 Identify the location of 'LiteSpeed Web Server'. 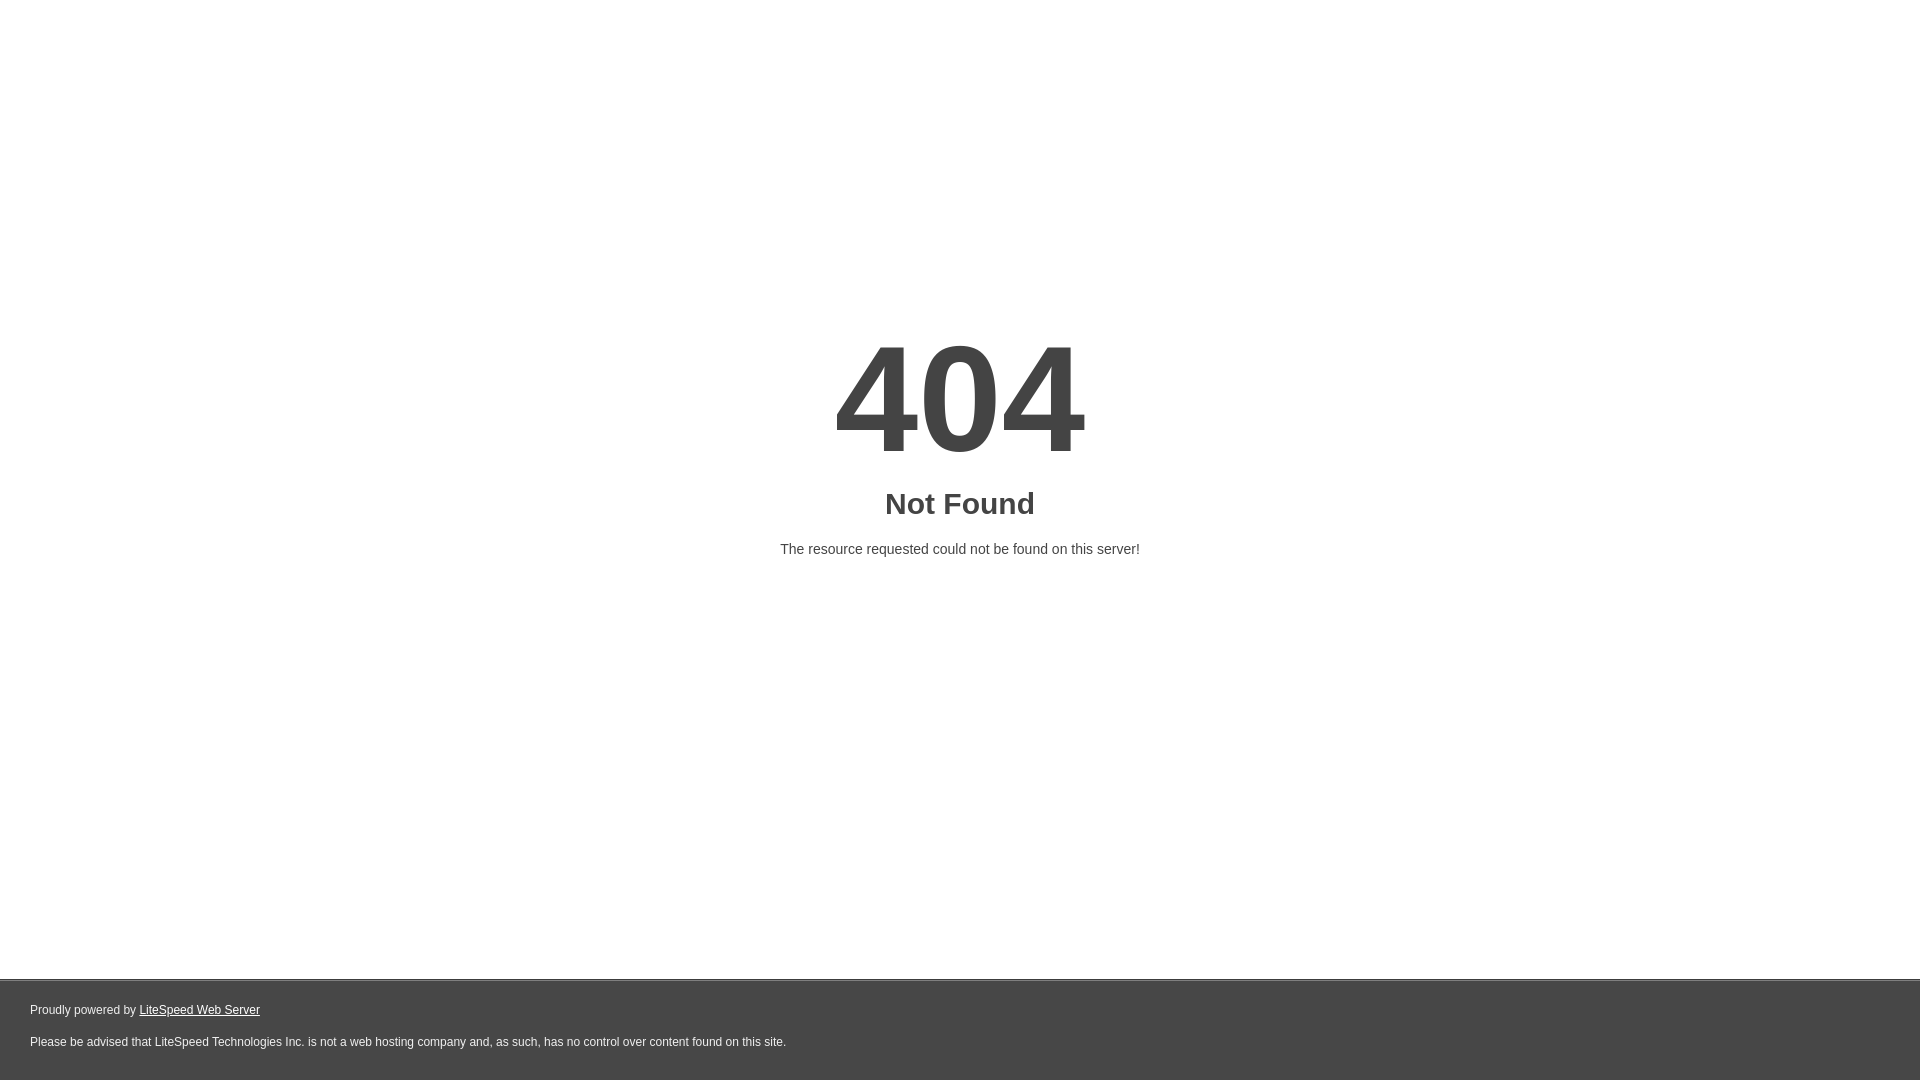
(199, 1010).